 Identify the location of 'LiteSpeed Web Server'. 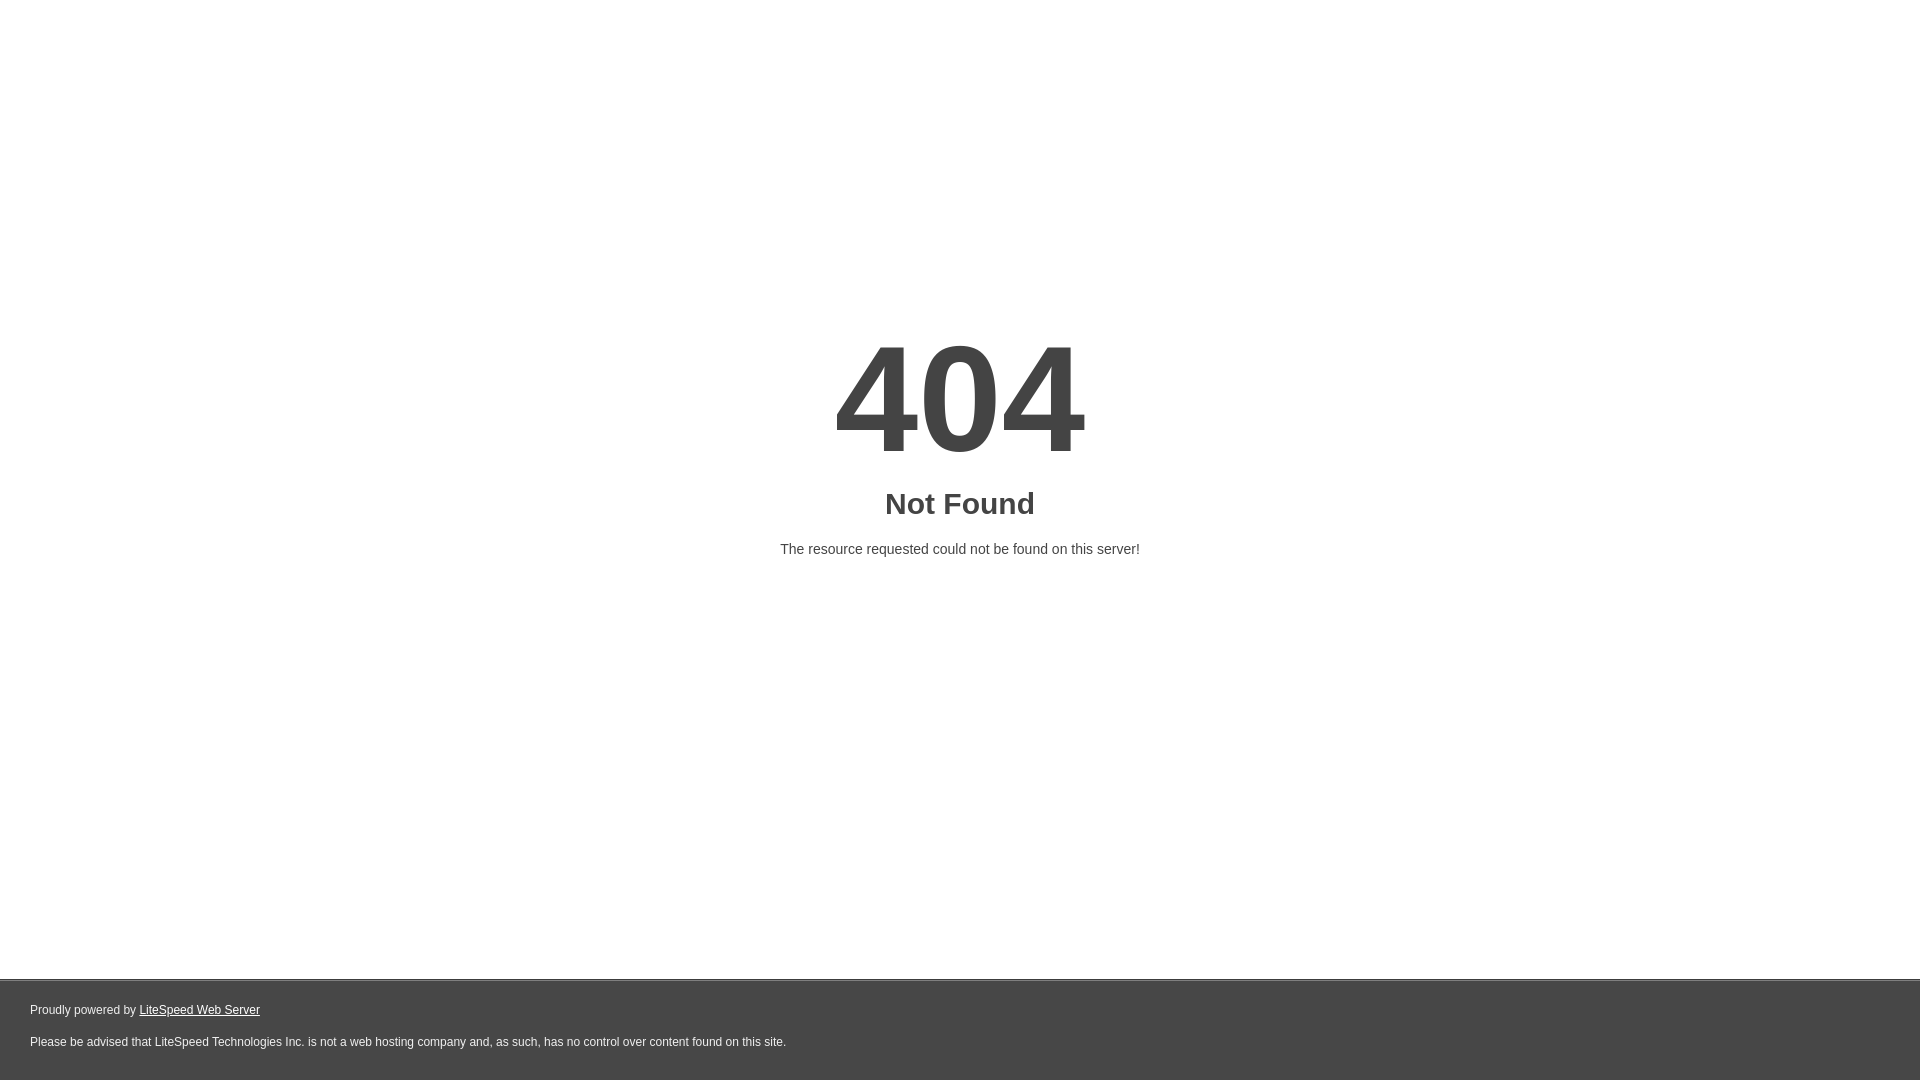
(199, 1010).